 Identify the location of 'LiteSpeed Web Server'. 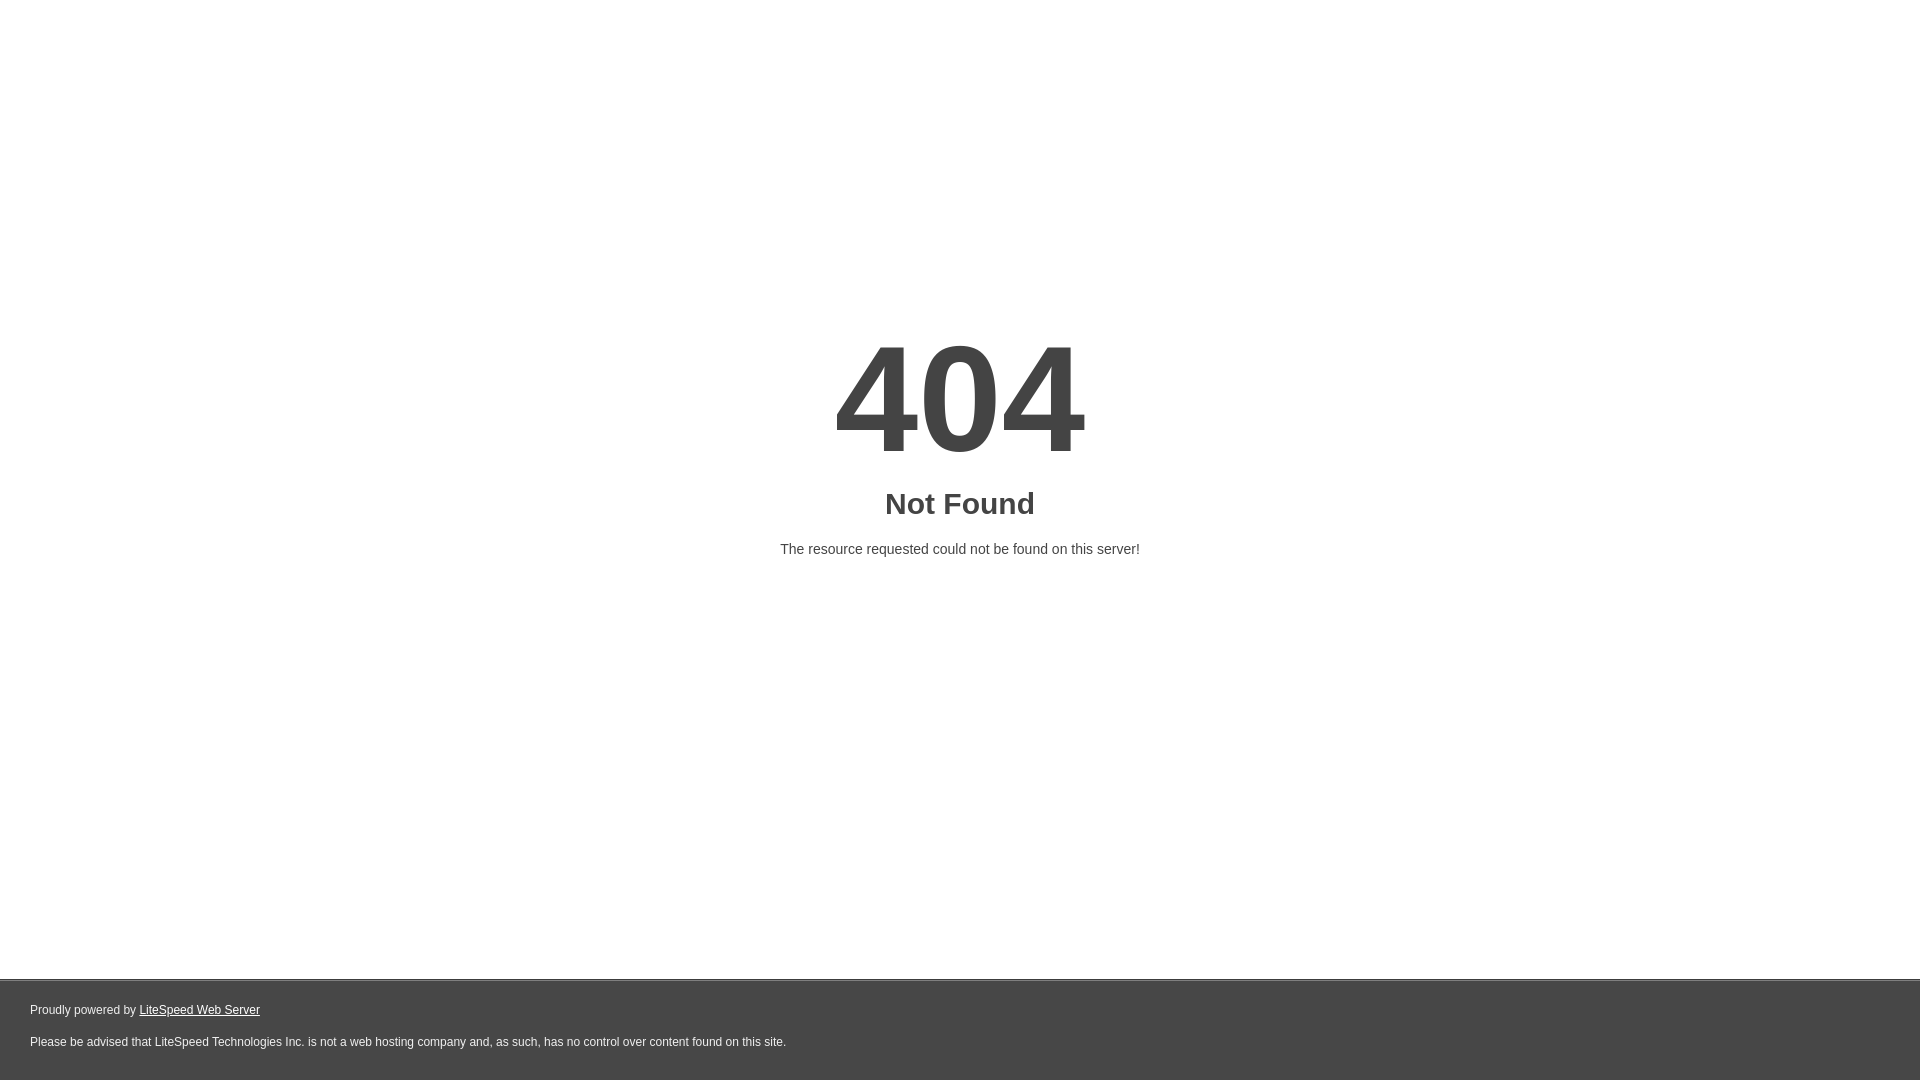
(199, 1010).